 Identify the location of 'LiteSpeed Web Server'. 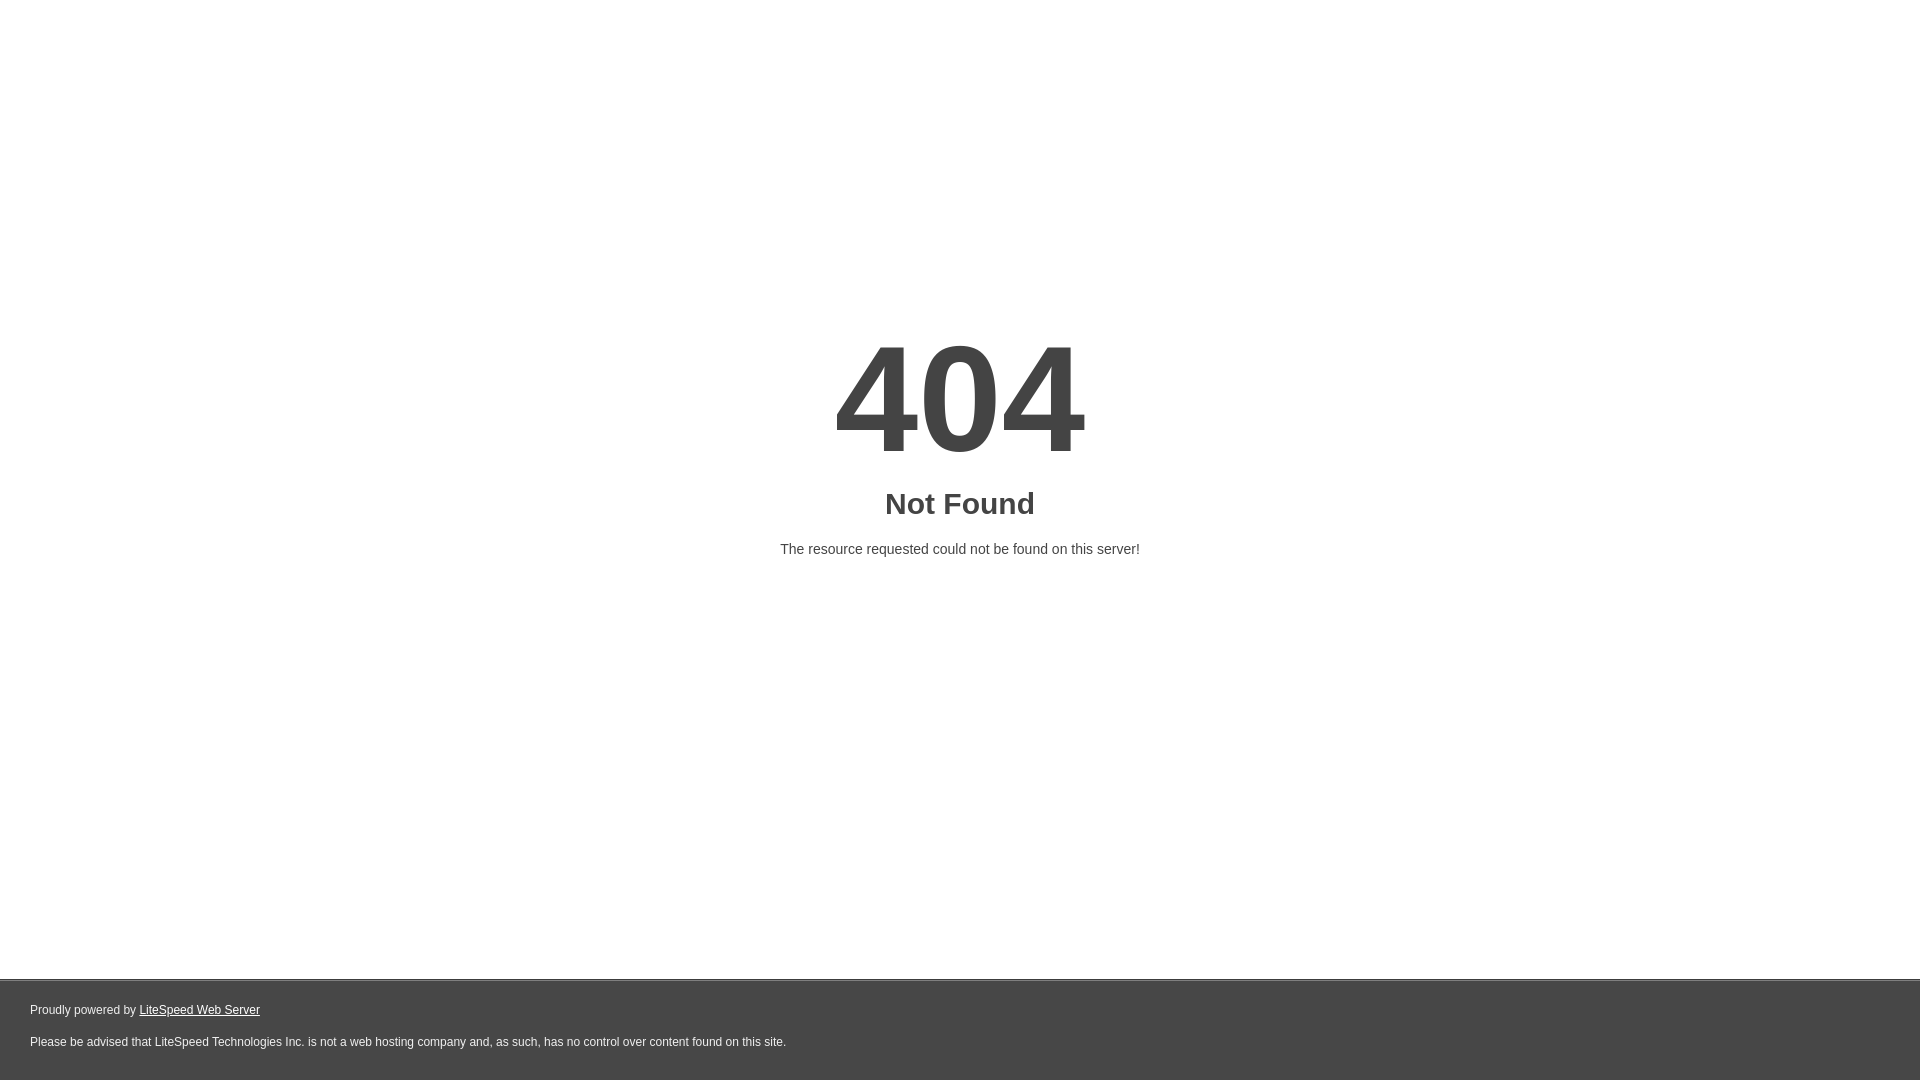
(199, 1010).